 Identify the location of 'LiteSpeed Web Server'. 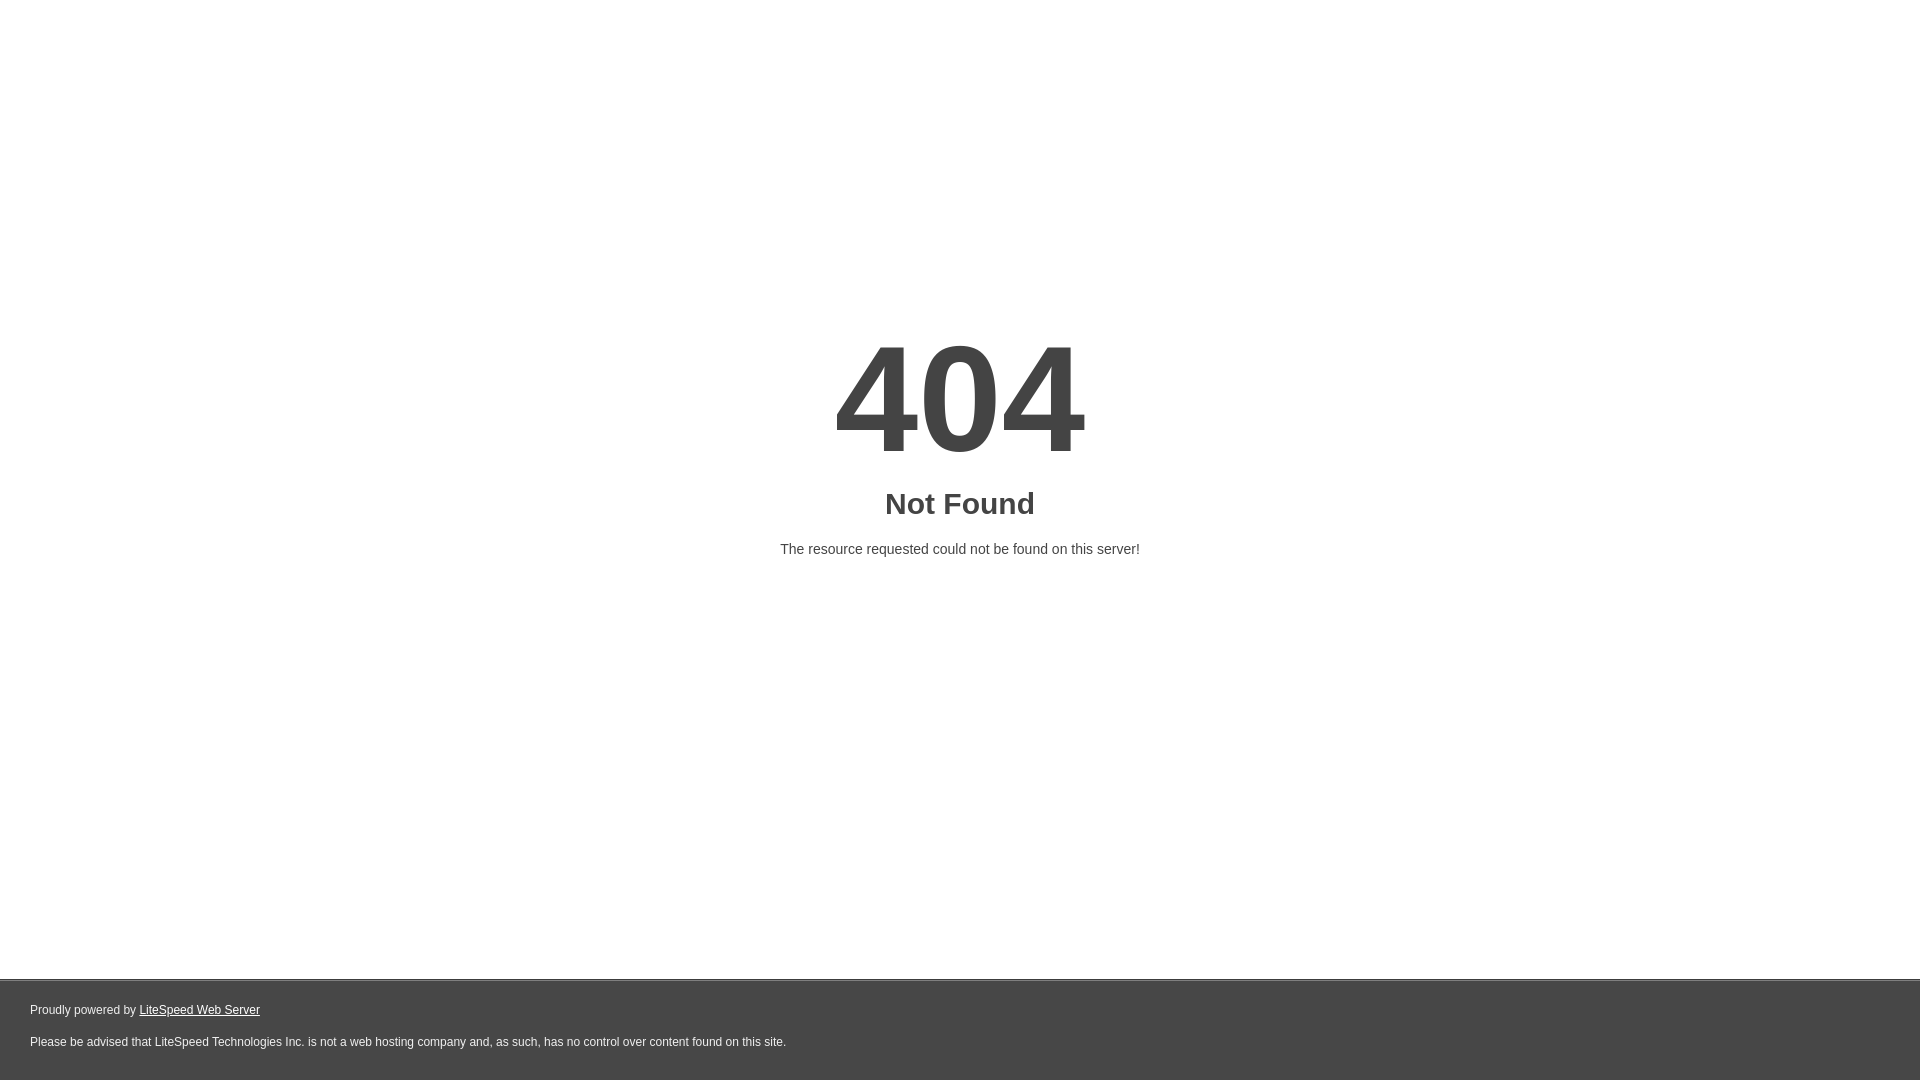
(199, 1010).